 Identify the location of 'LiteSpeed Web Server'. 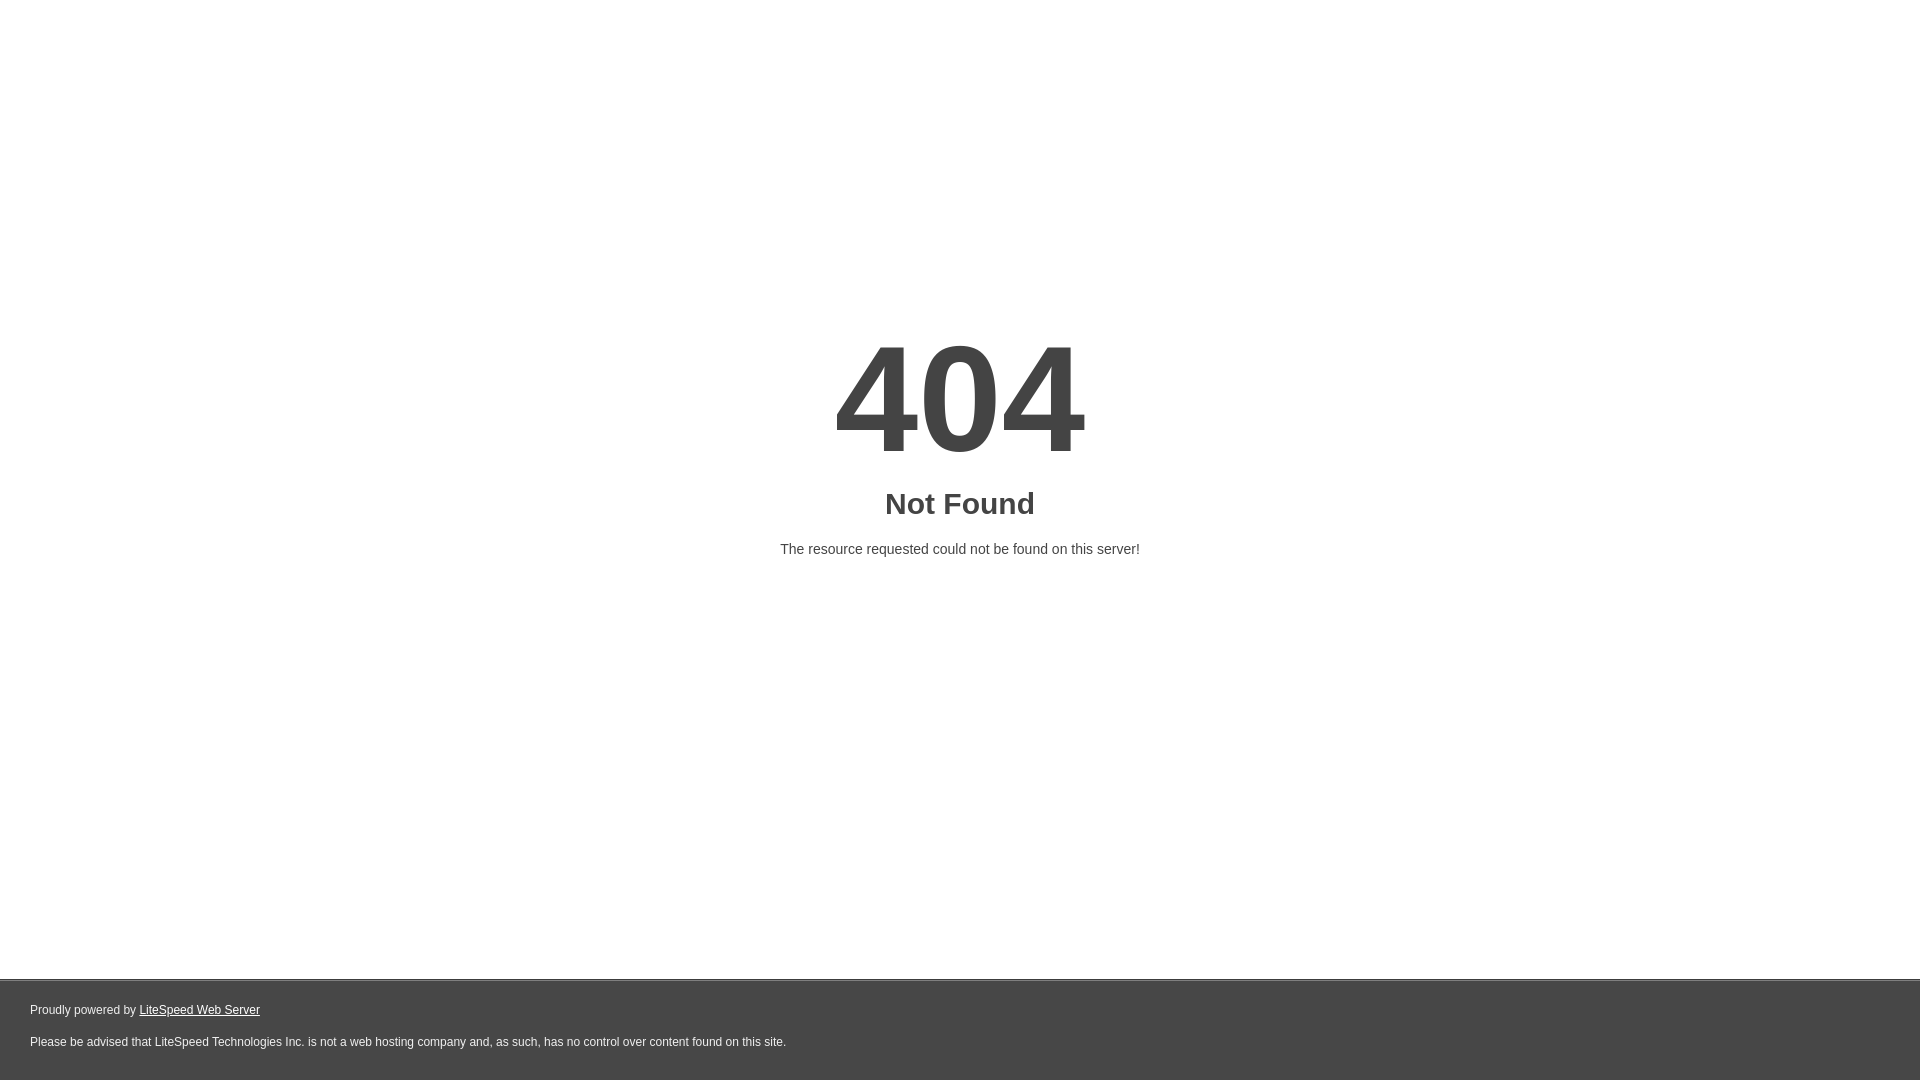
(199, 1010).